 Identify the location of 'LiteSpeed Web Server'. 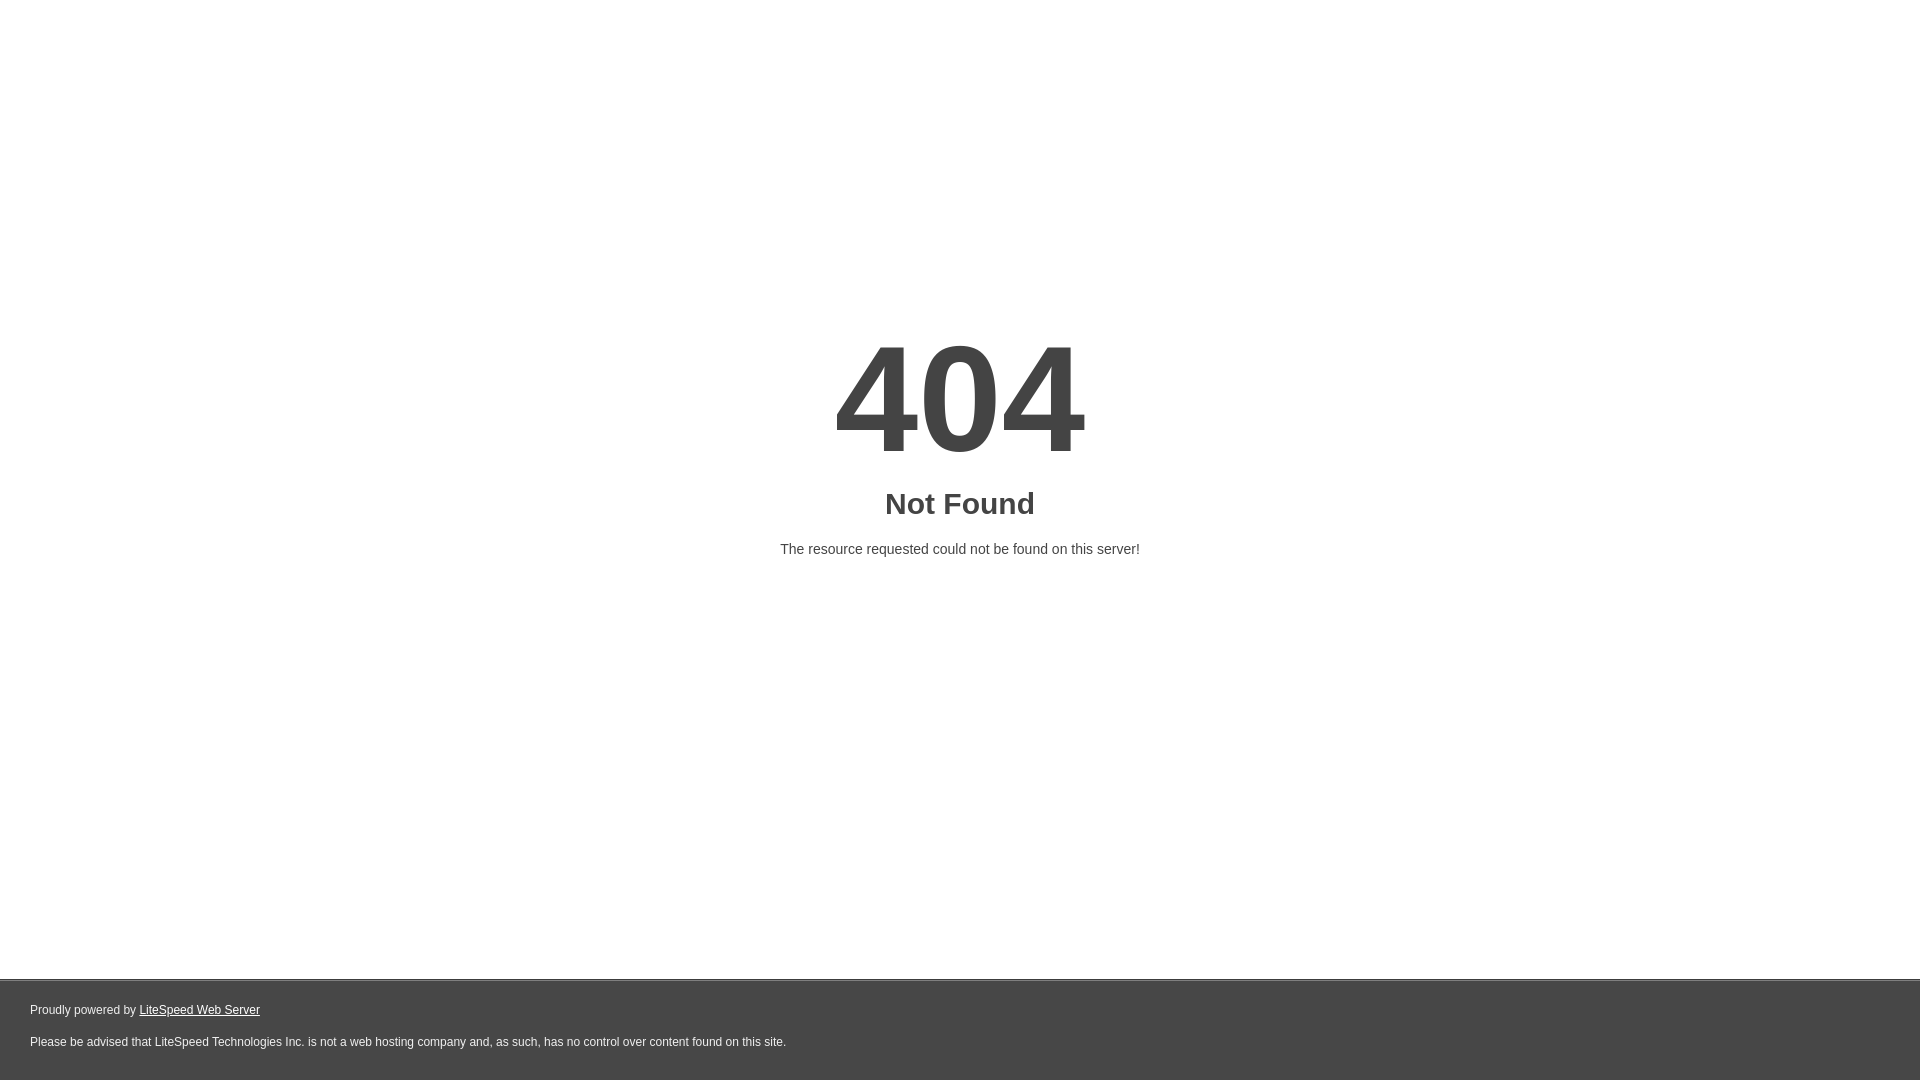
(199, 1010).